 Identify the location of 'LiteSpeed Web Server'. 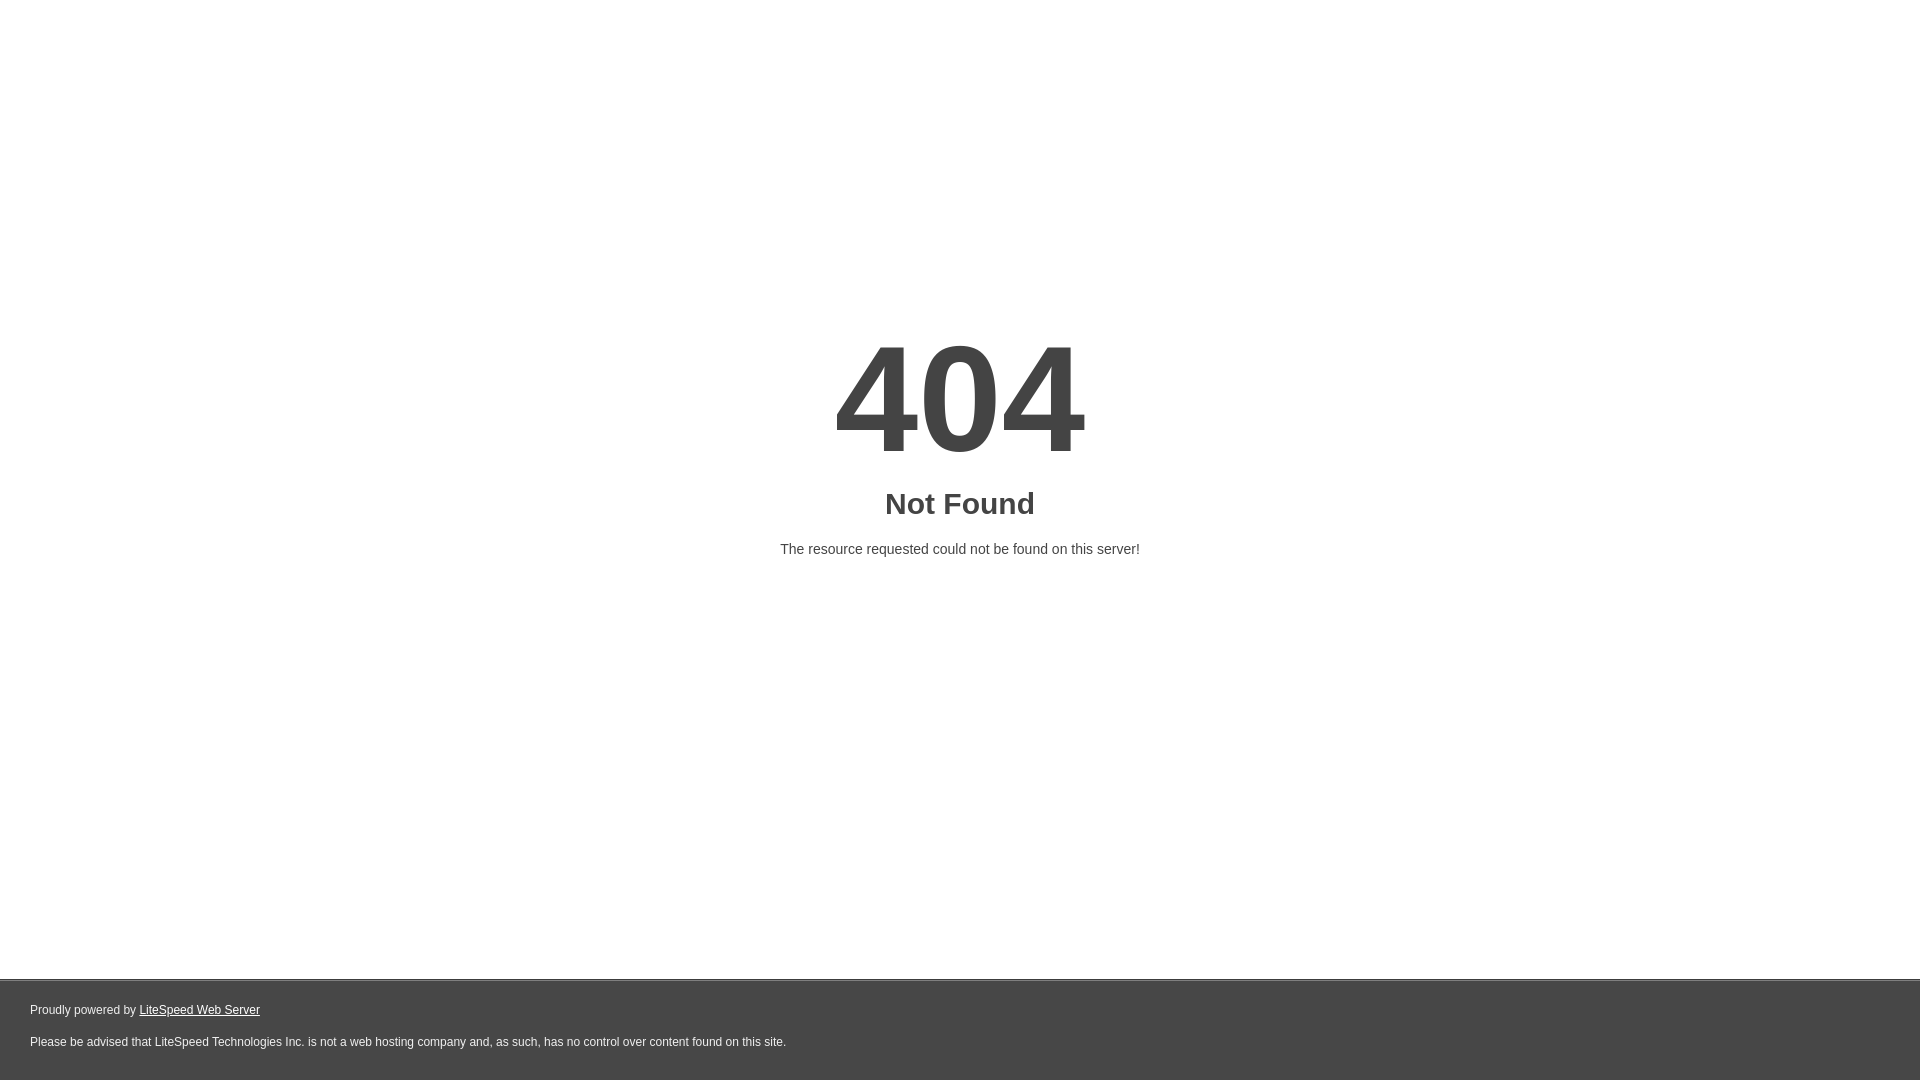
(199, 1010).